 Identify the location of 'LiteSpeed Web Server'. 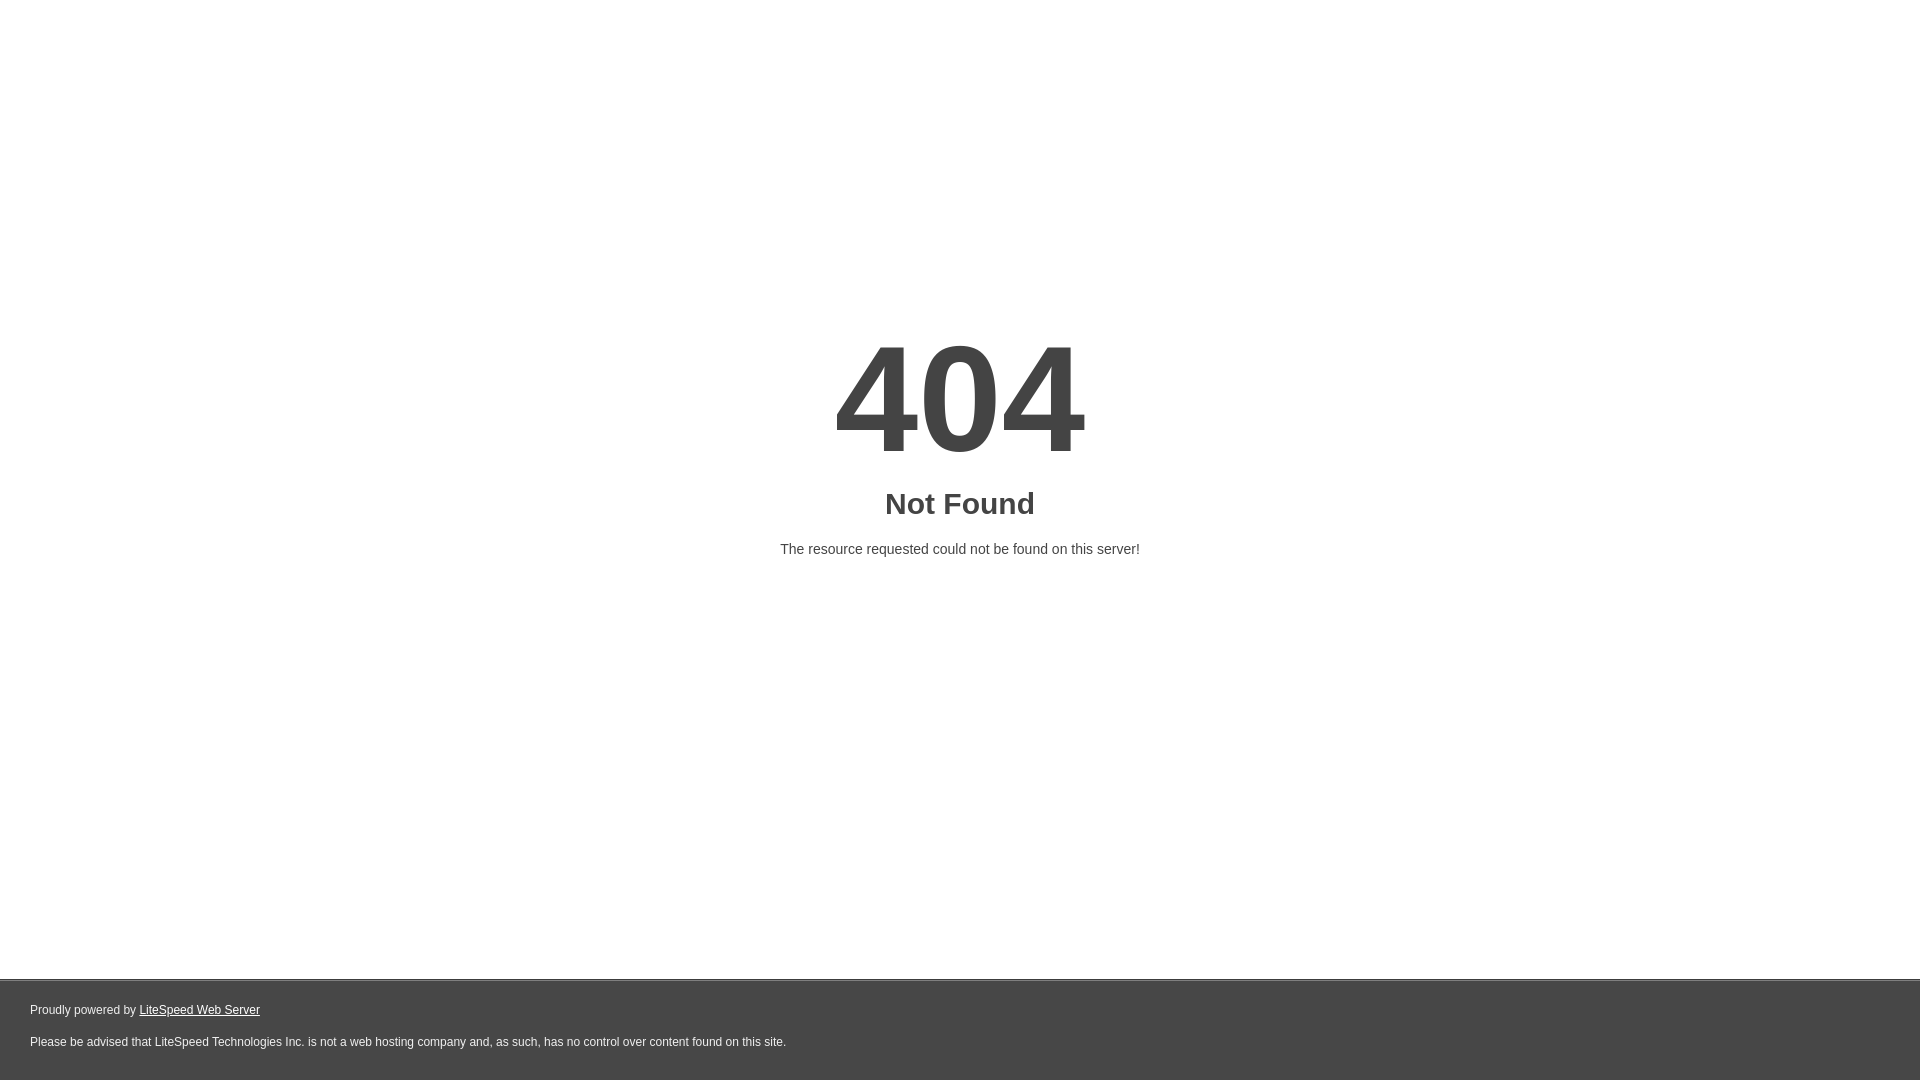
(199, 1010).